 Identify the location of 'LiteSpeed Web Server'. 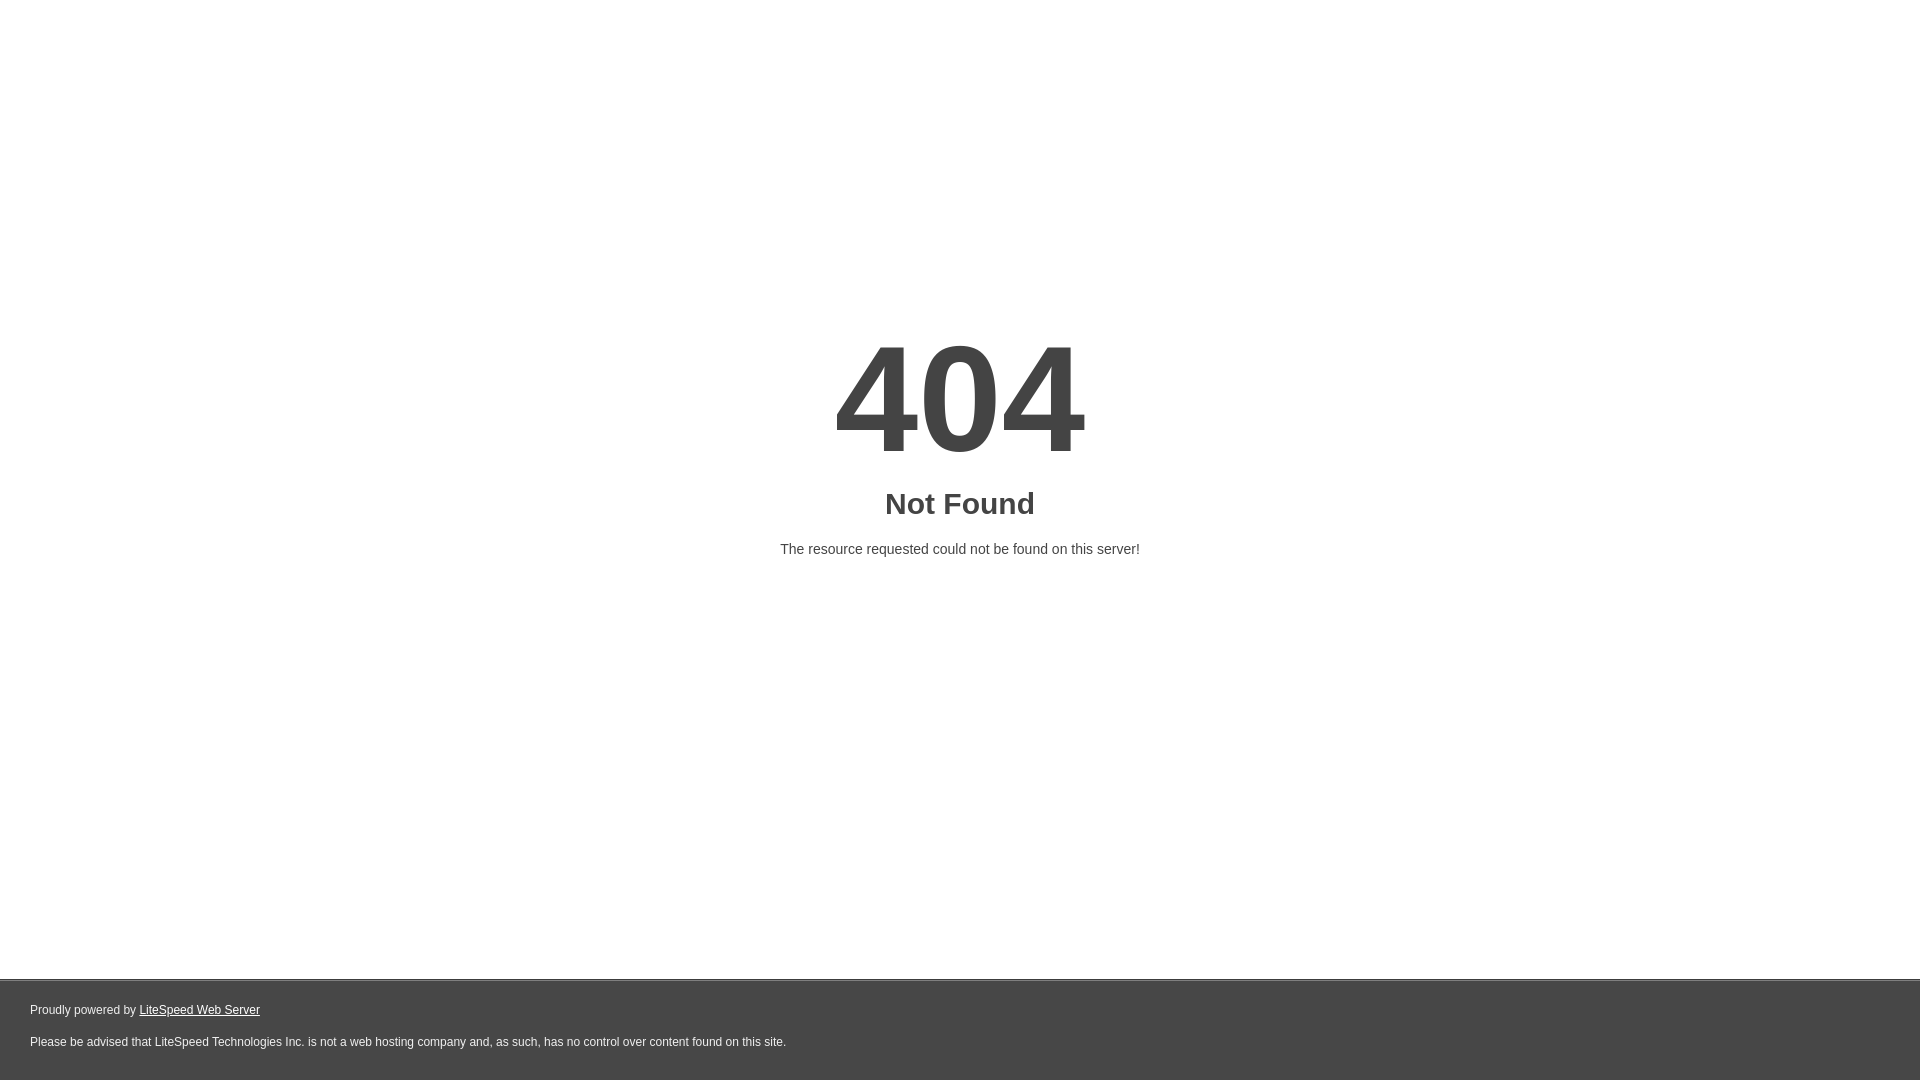
(199, 1010).